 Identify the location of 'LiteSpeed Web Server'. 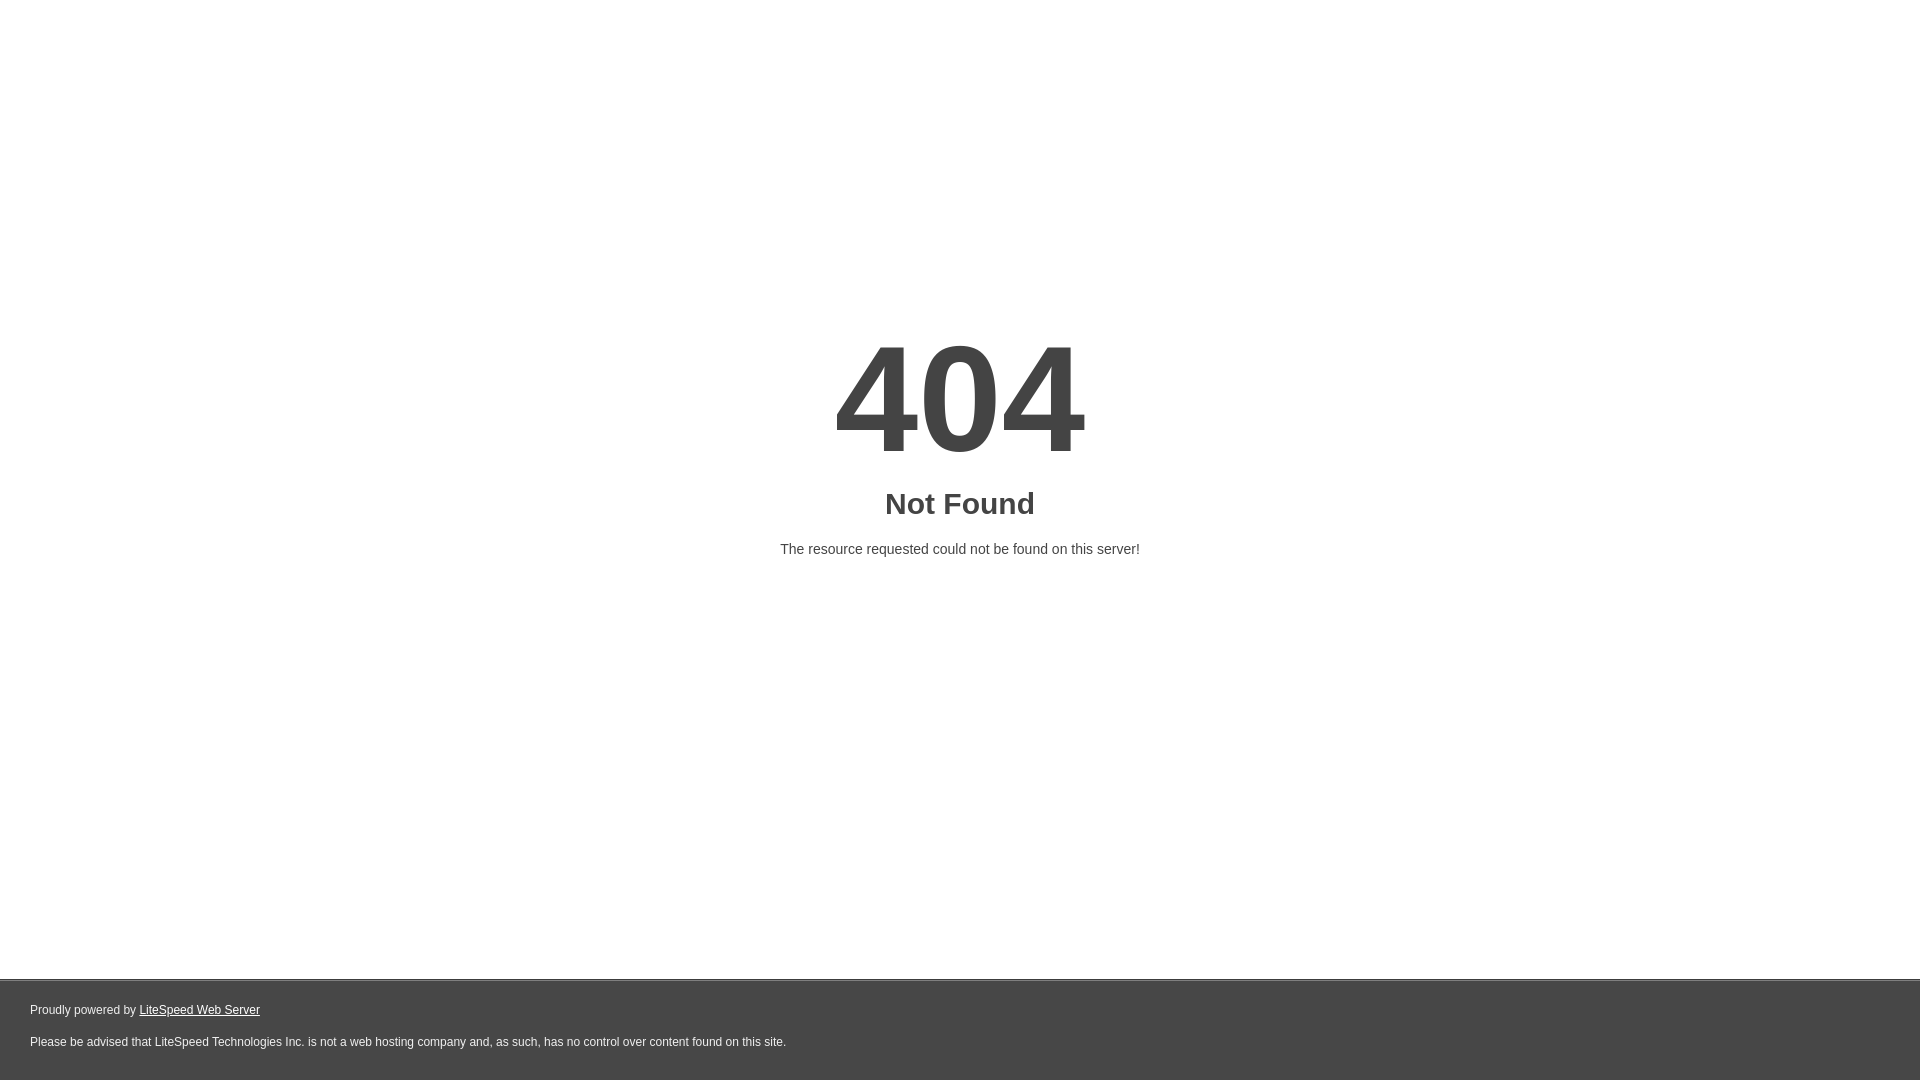
(199, 1010).